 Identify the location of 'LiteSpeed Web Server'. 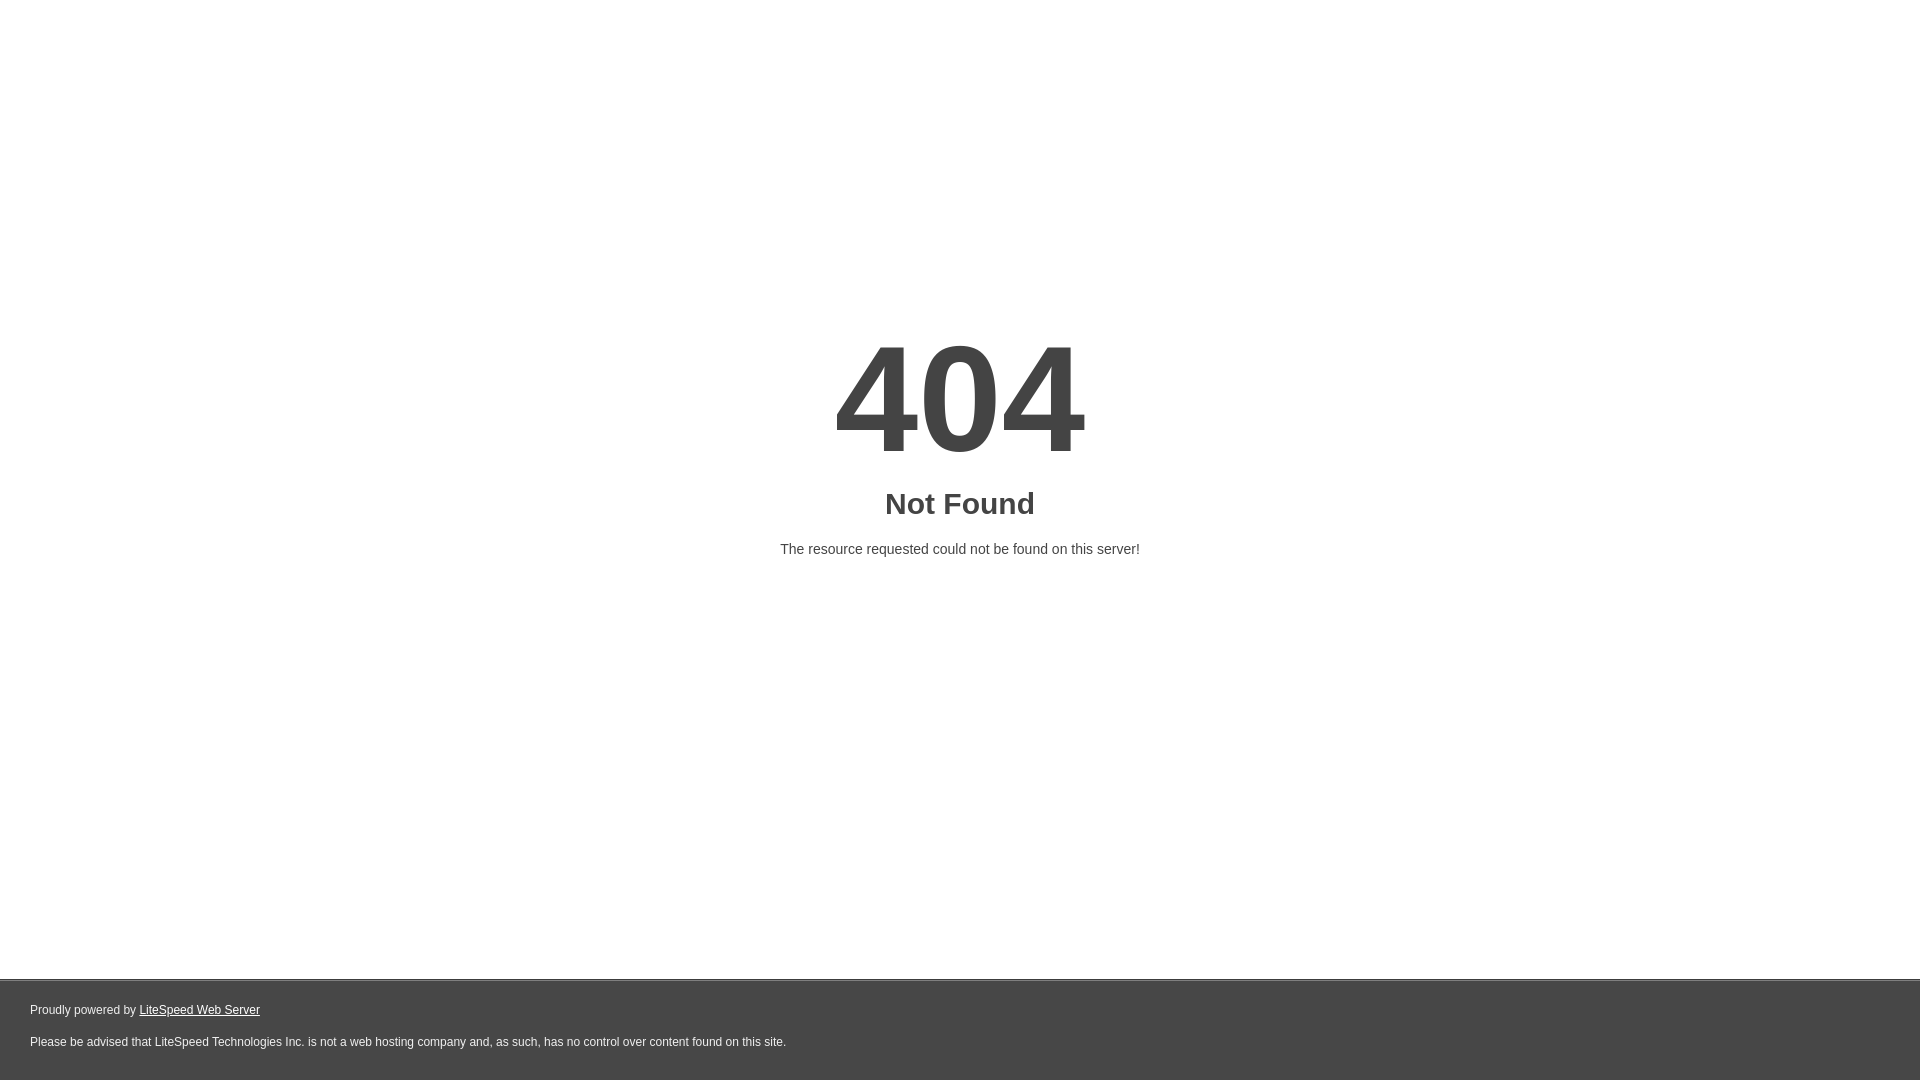
(199, 1010).